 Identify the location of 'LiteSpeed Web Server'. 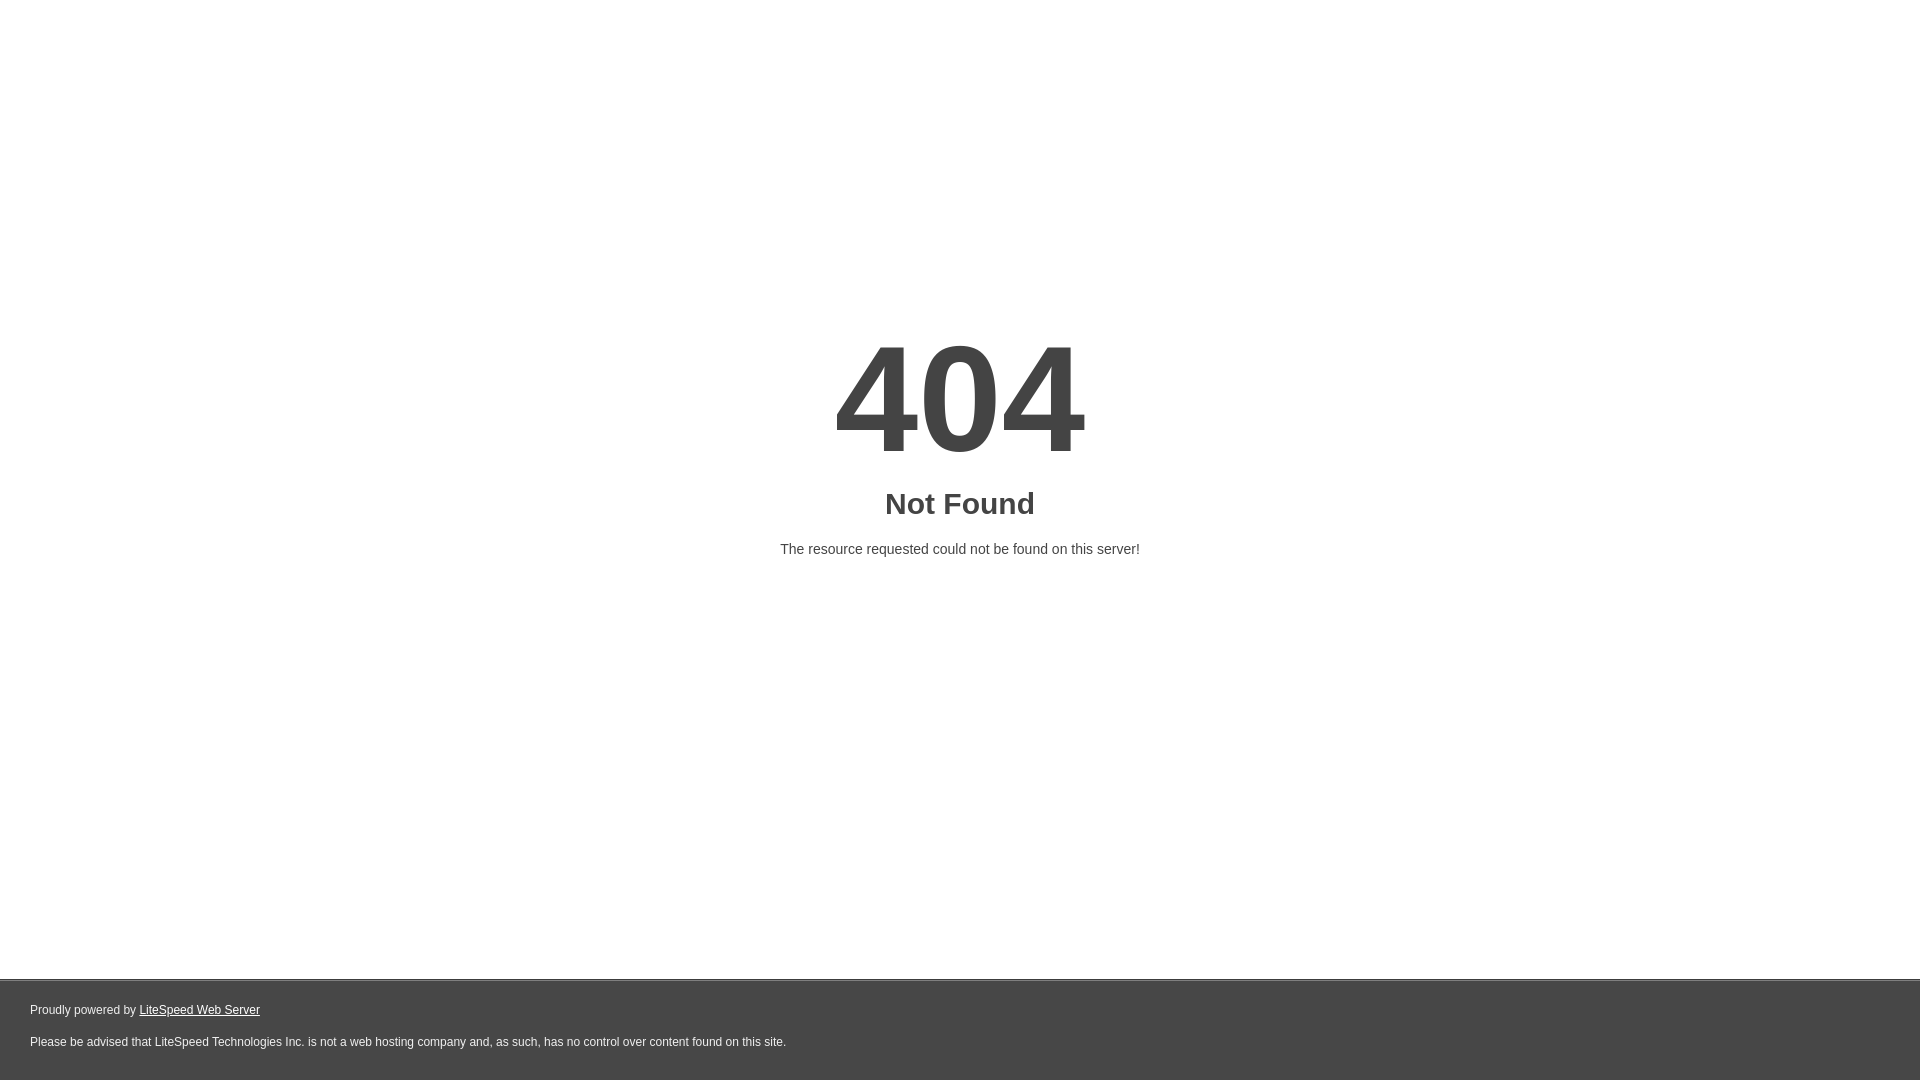
(199, 1010).